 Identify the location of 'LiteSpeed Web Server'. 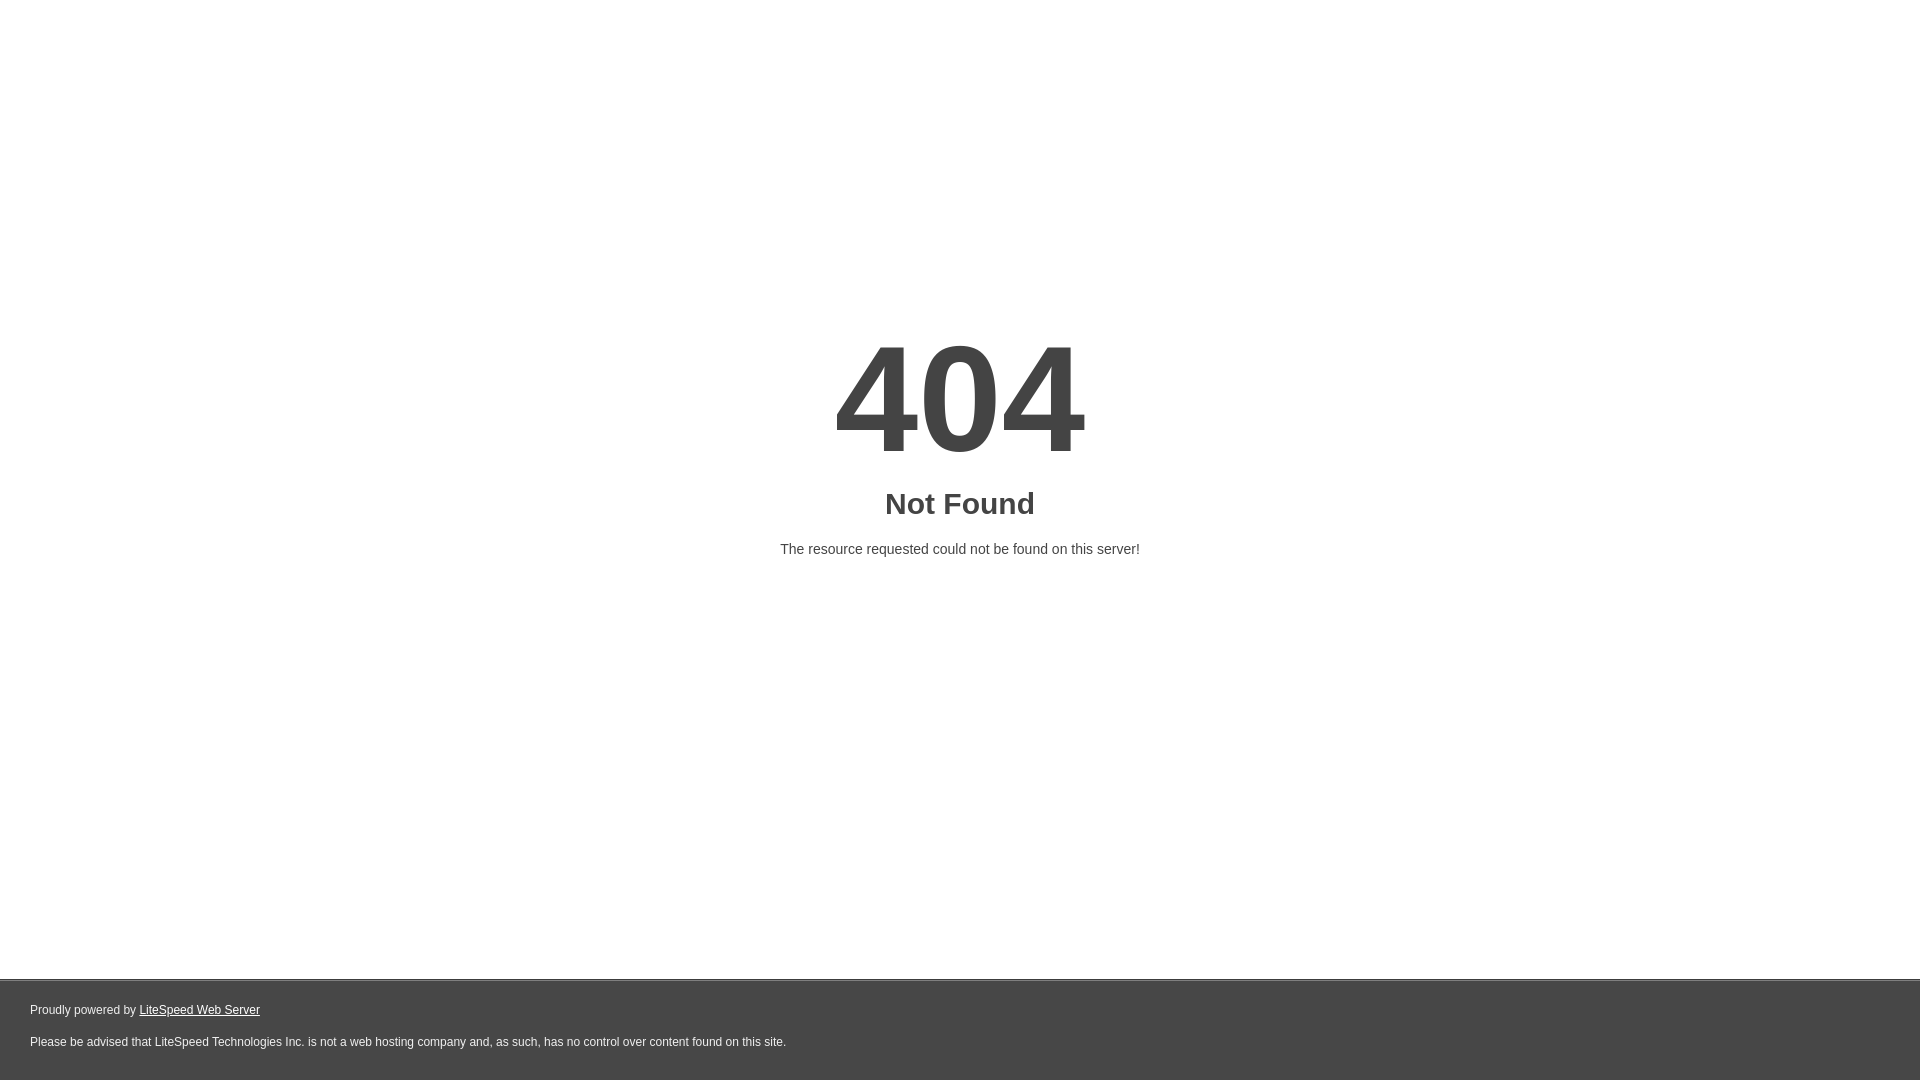
(199, 1010).